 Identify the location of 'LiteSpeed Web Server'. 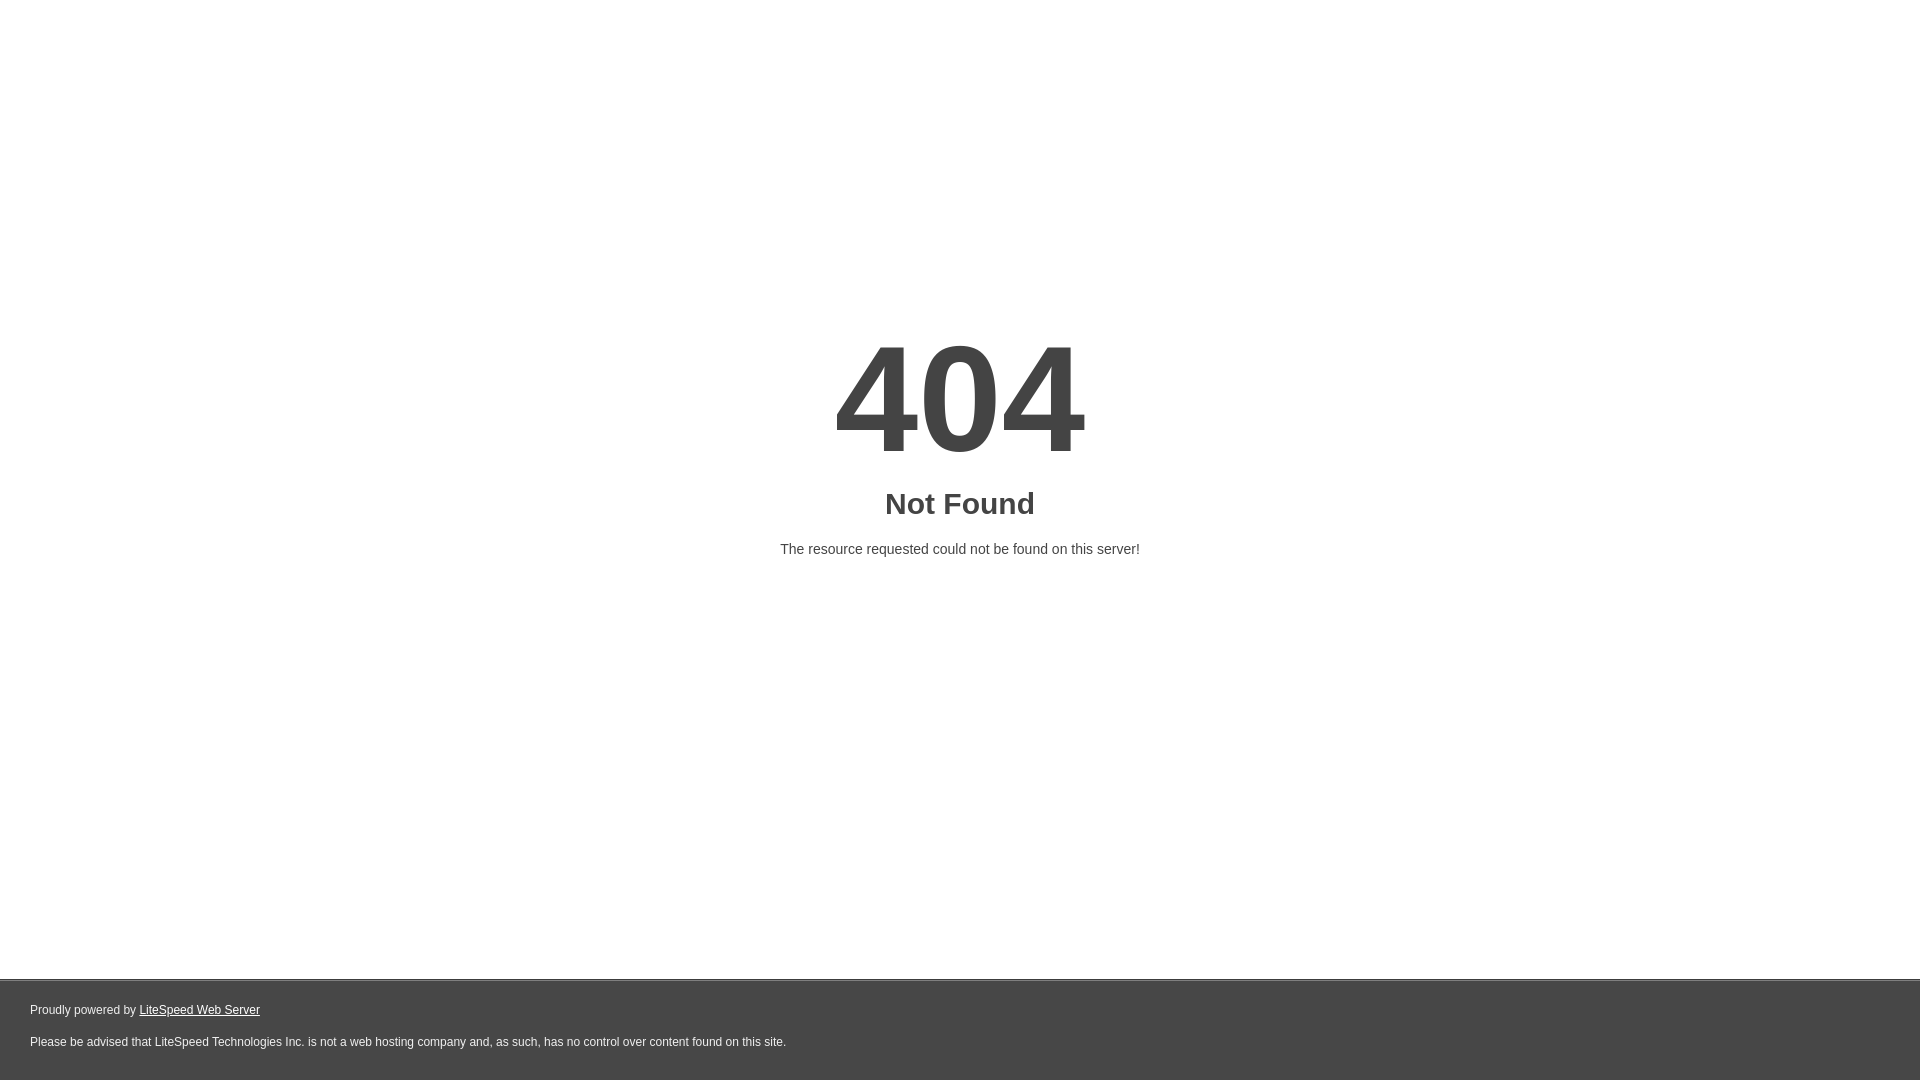
(199, 1010).